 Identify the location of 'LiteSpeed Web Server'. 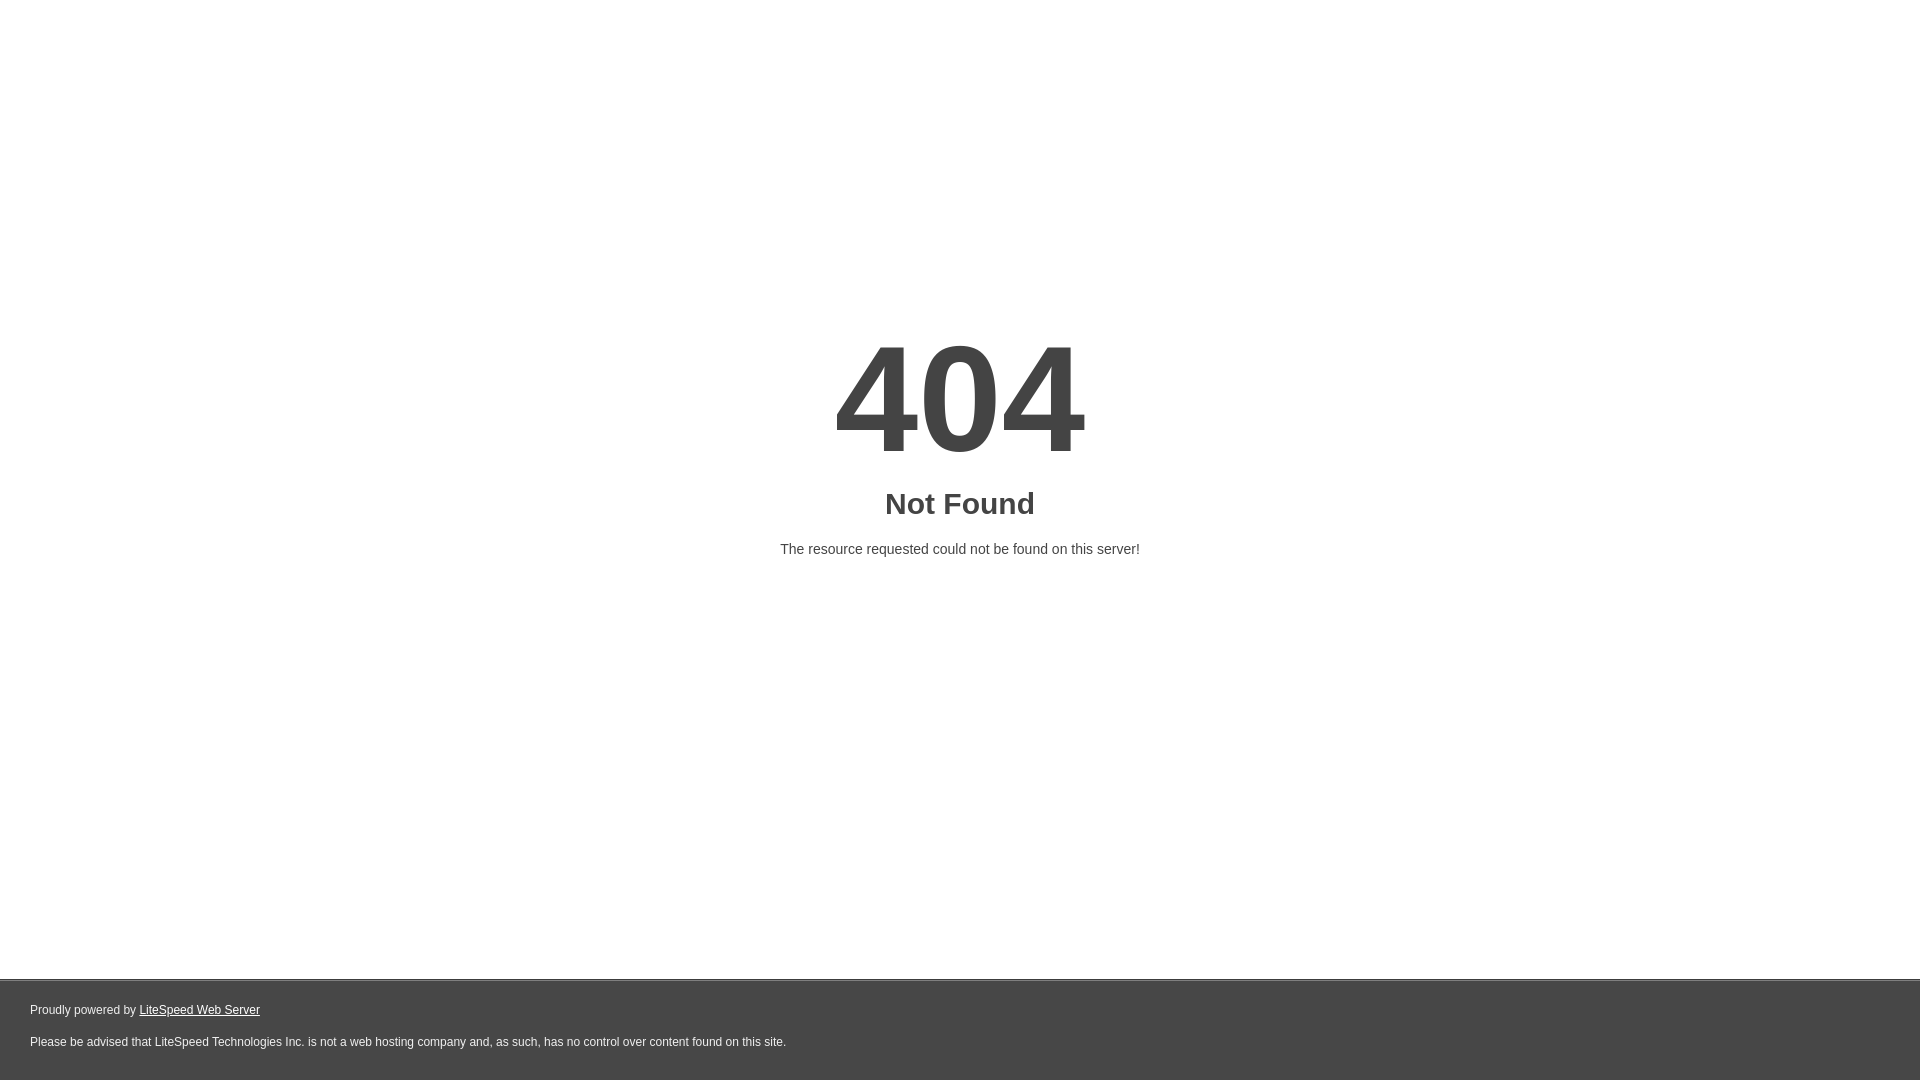
(199, 1010).